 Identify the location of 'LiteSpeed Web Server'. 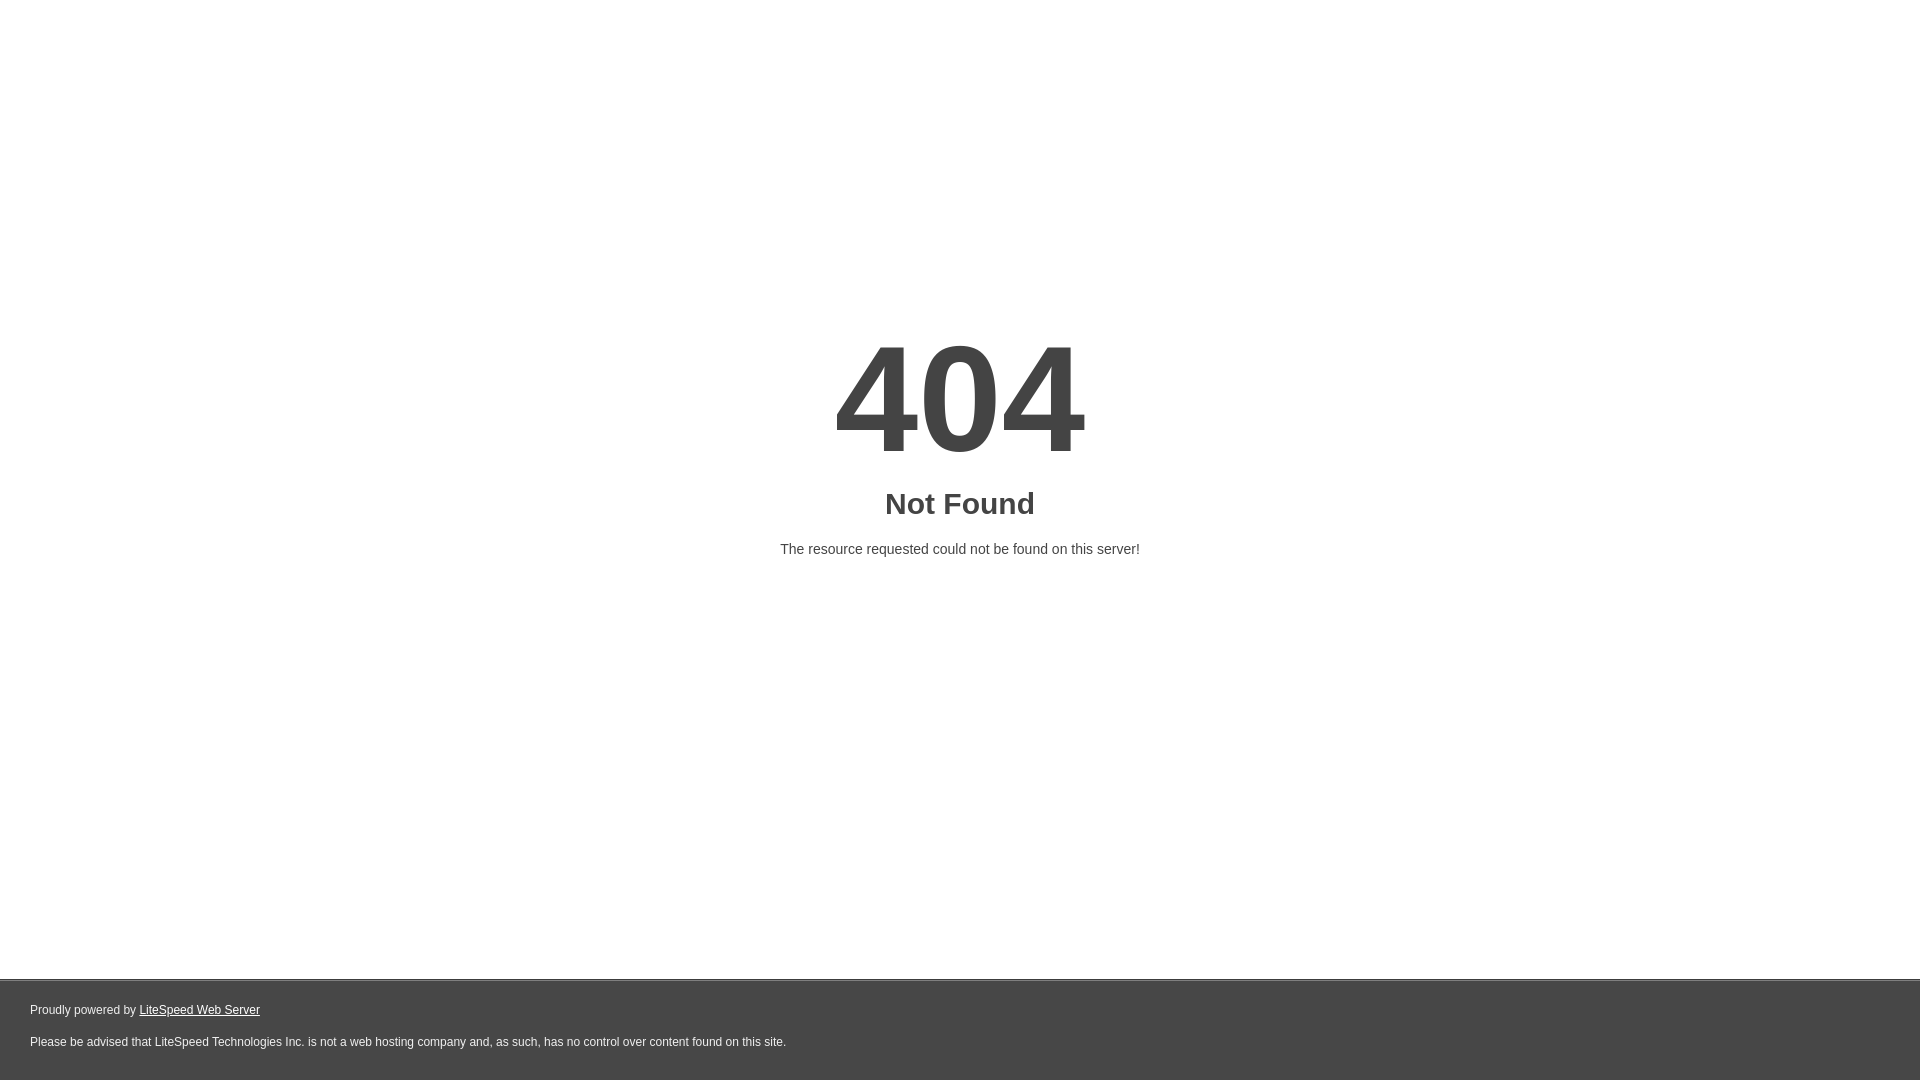
(199, 1010).